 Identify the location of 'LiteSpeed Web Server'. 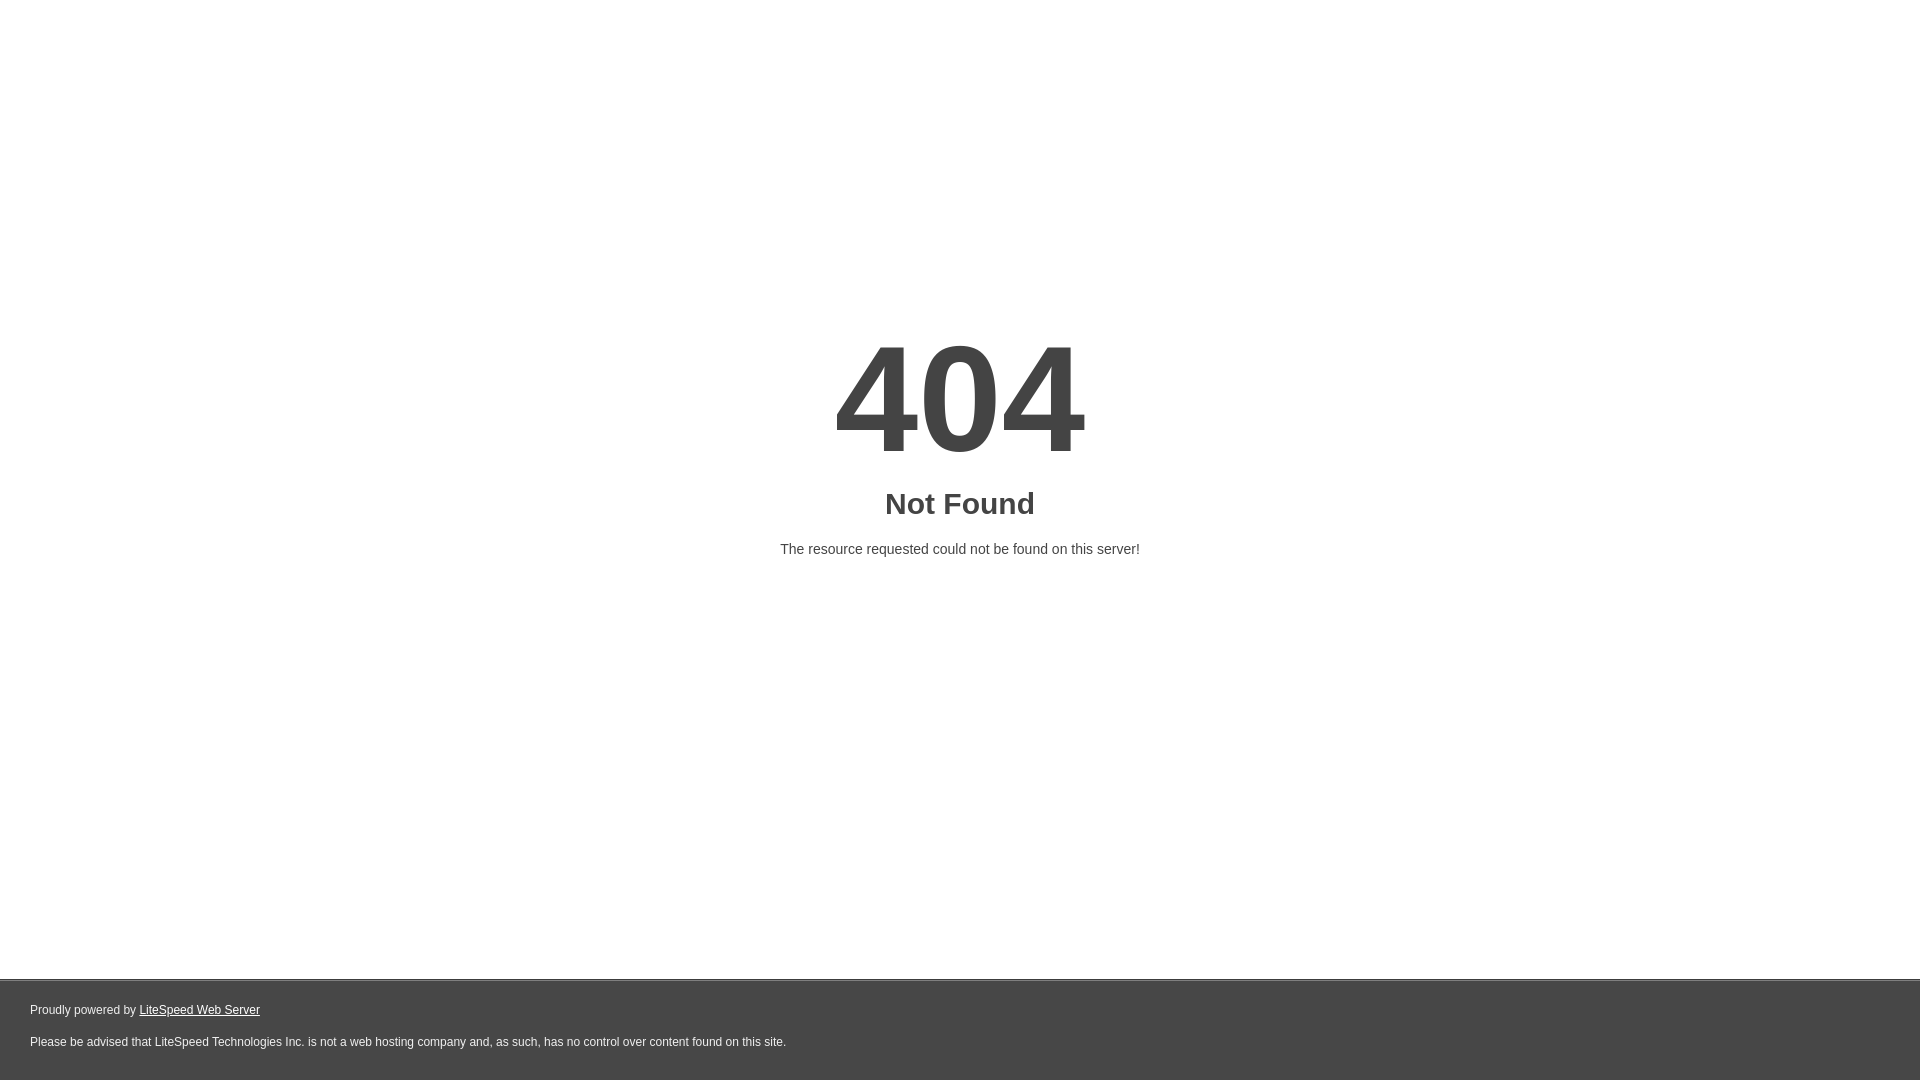
(199, 1010).